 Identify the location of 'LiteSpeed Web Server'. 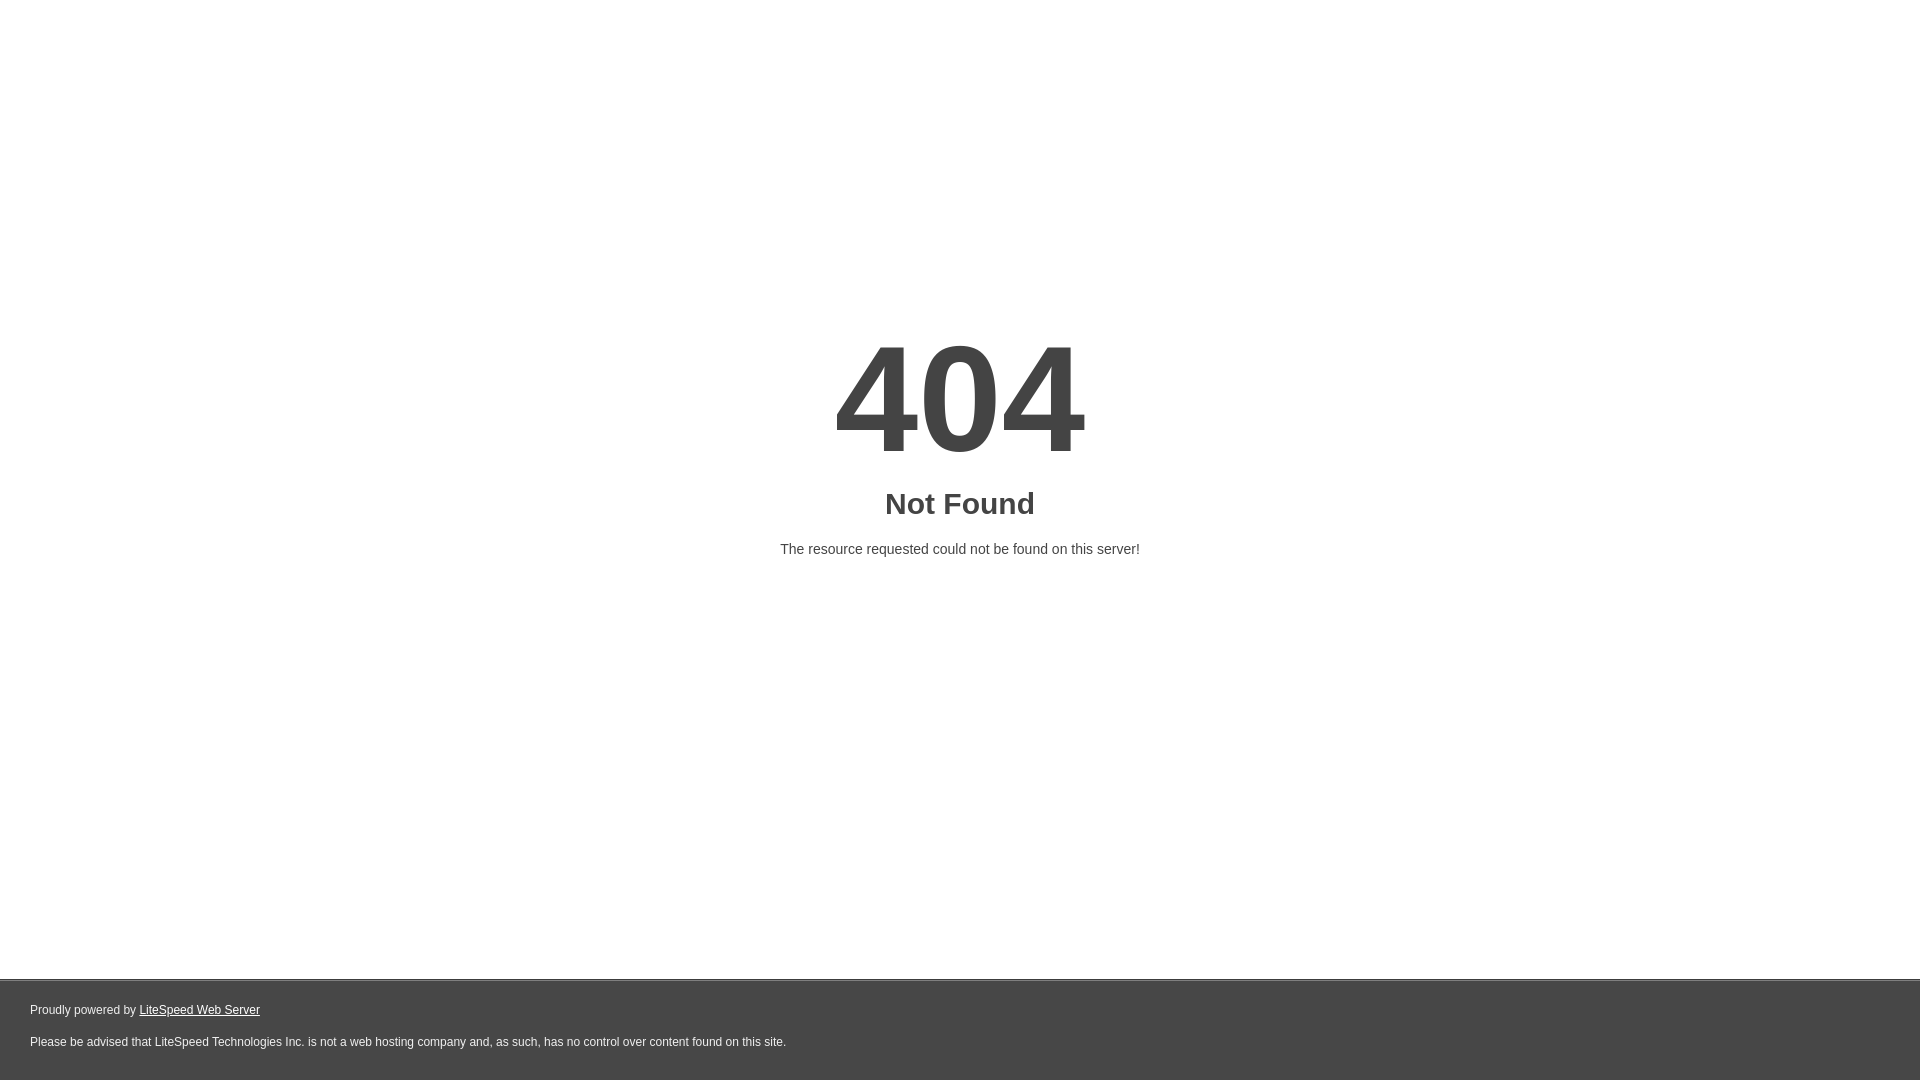
(199, 1010).